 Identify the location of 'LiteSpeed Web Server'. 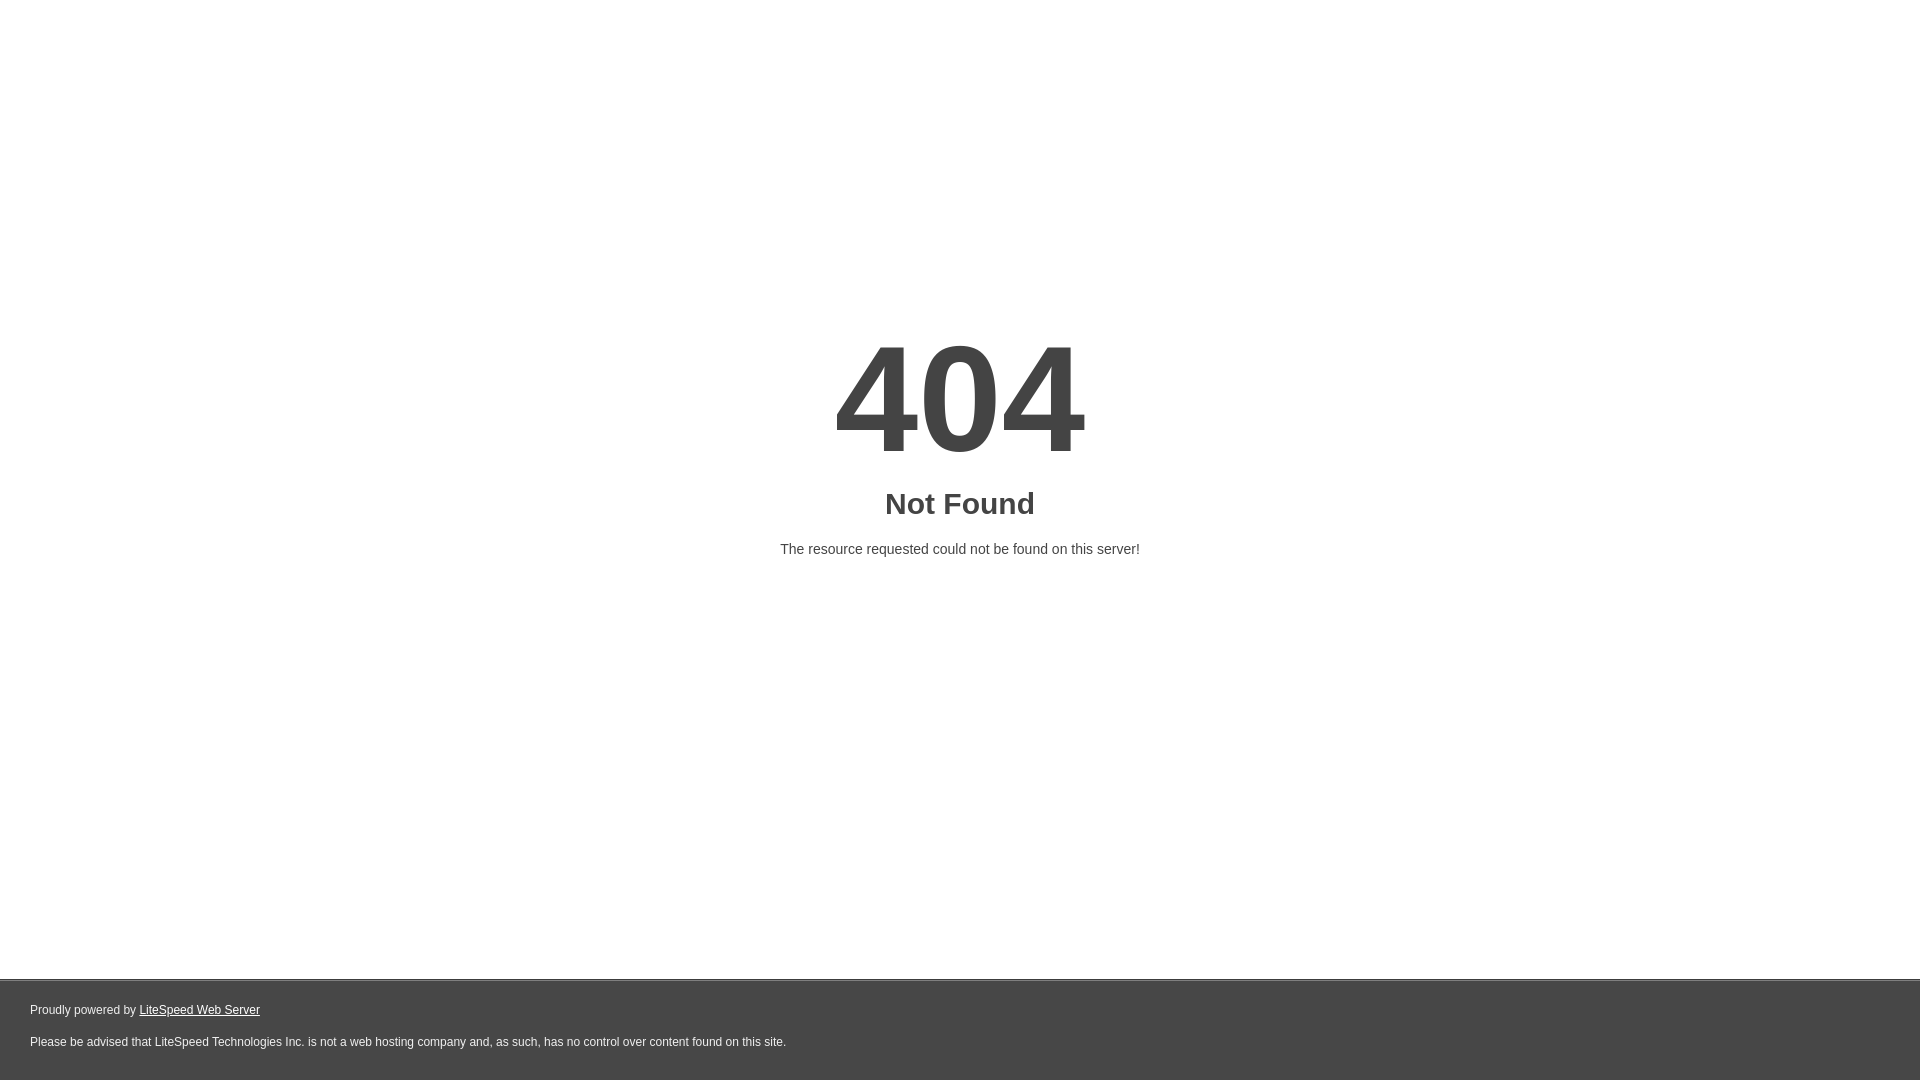
(199, 1010).